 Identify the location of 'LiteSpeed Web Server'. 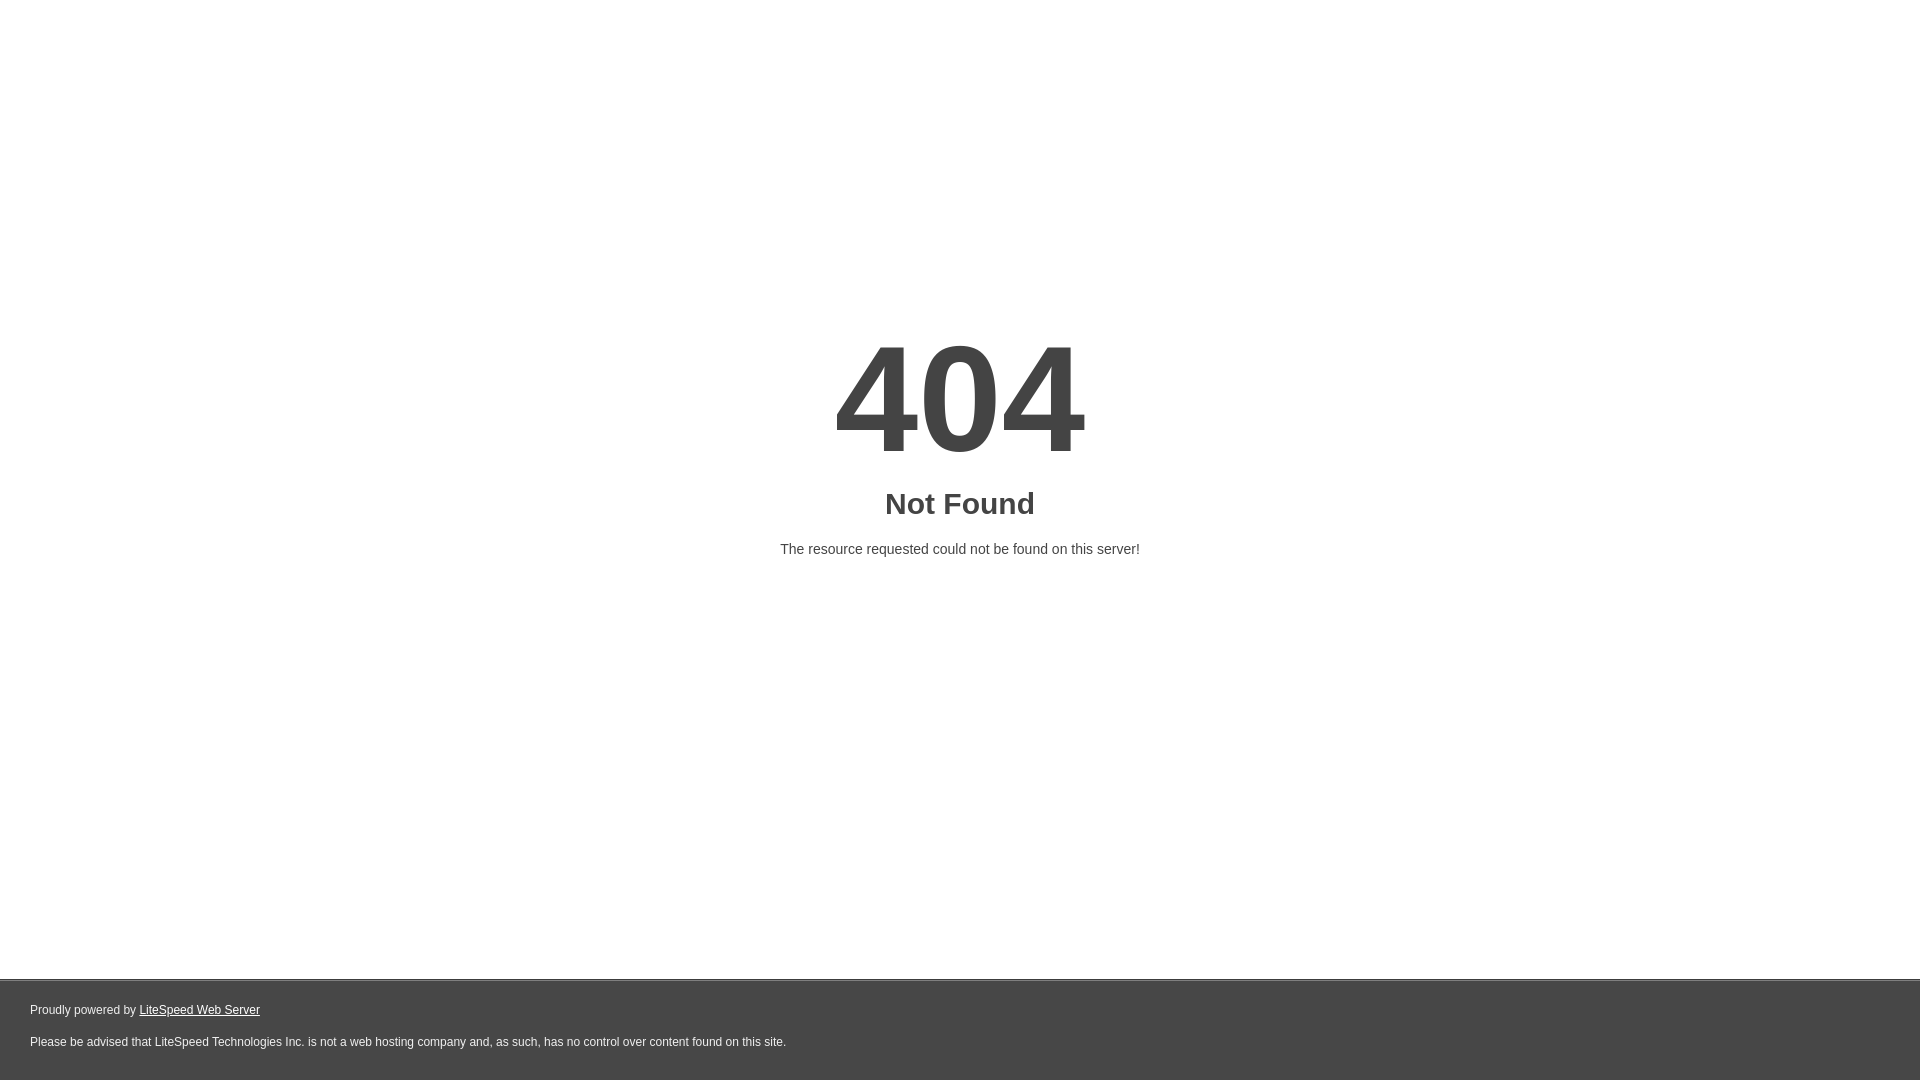
(199, 1010).